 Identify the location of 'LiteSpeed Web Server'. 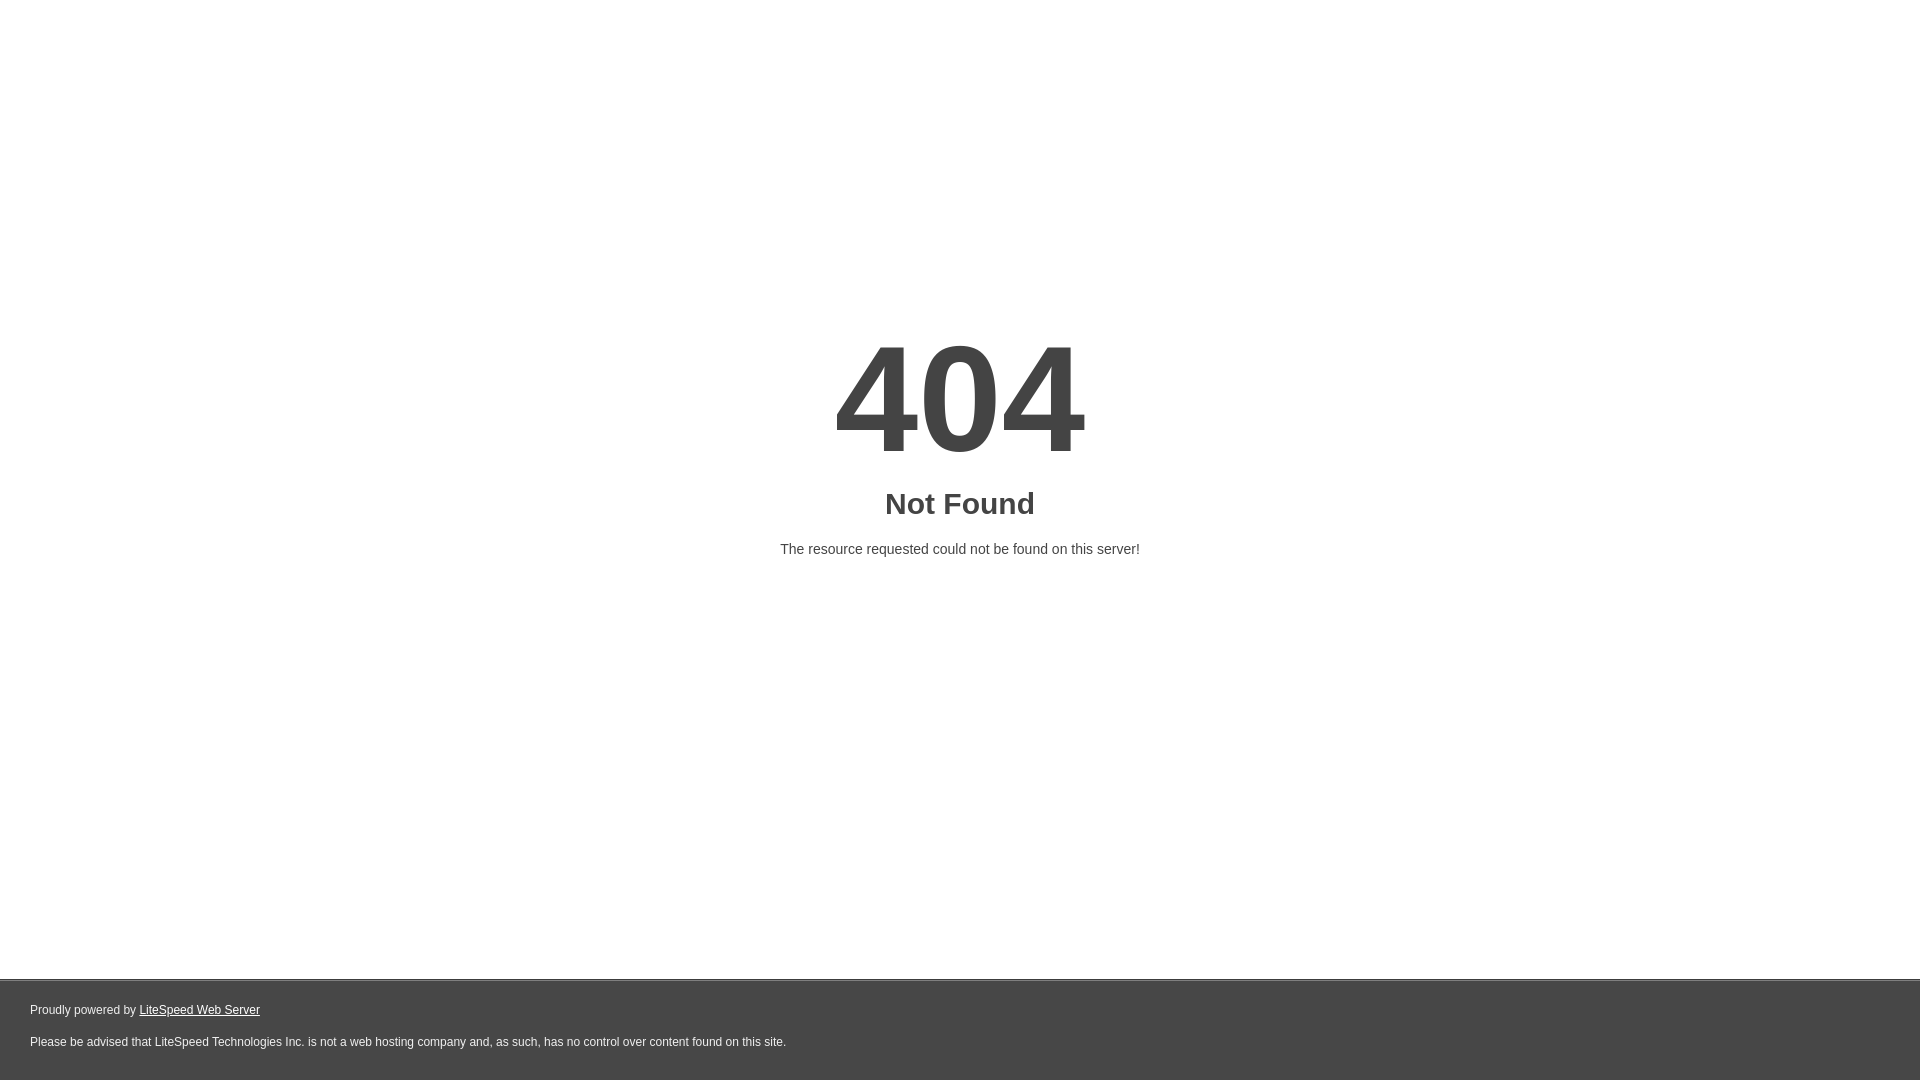
(199, 1010).